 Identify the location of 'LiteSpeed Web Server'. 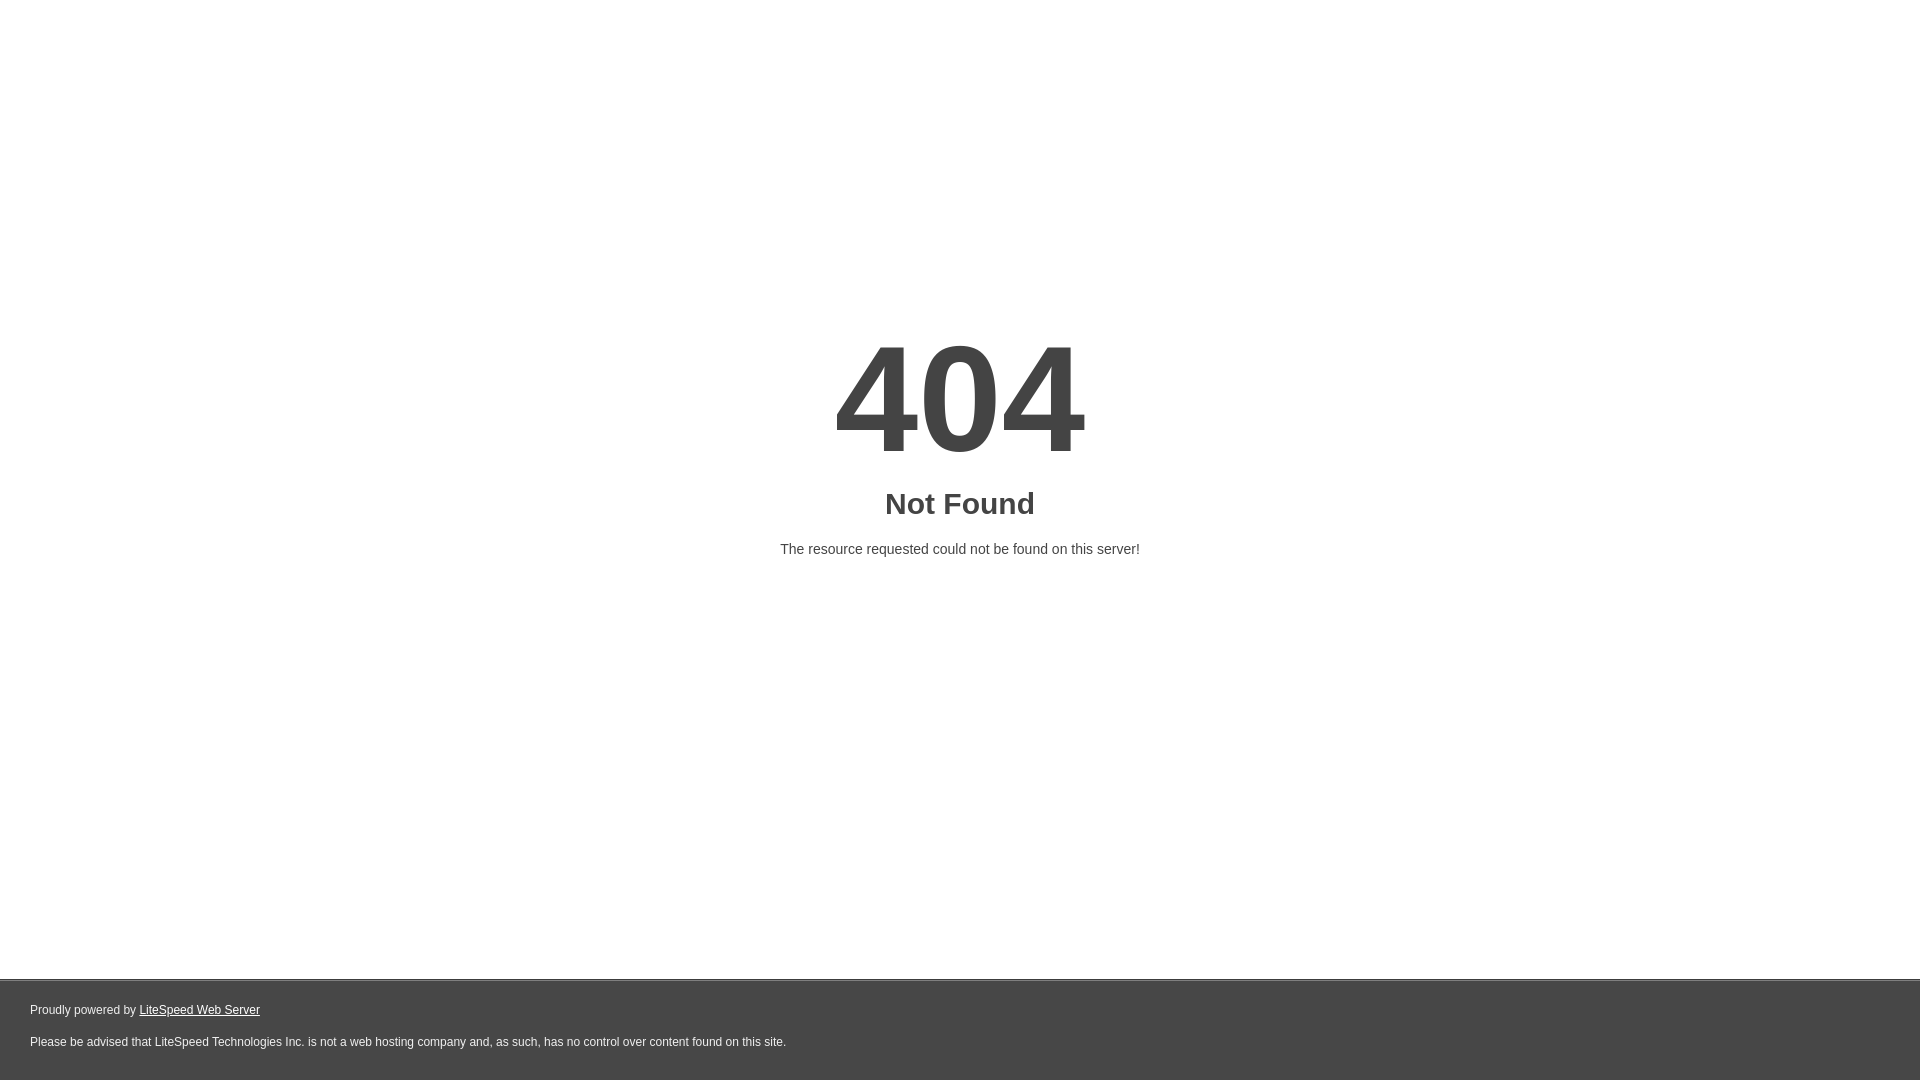
(199, 1010).